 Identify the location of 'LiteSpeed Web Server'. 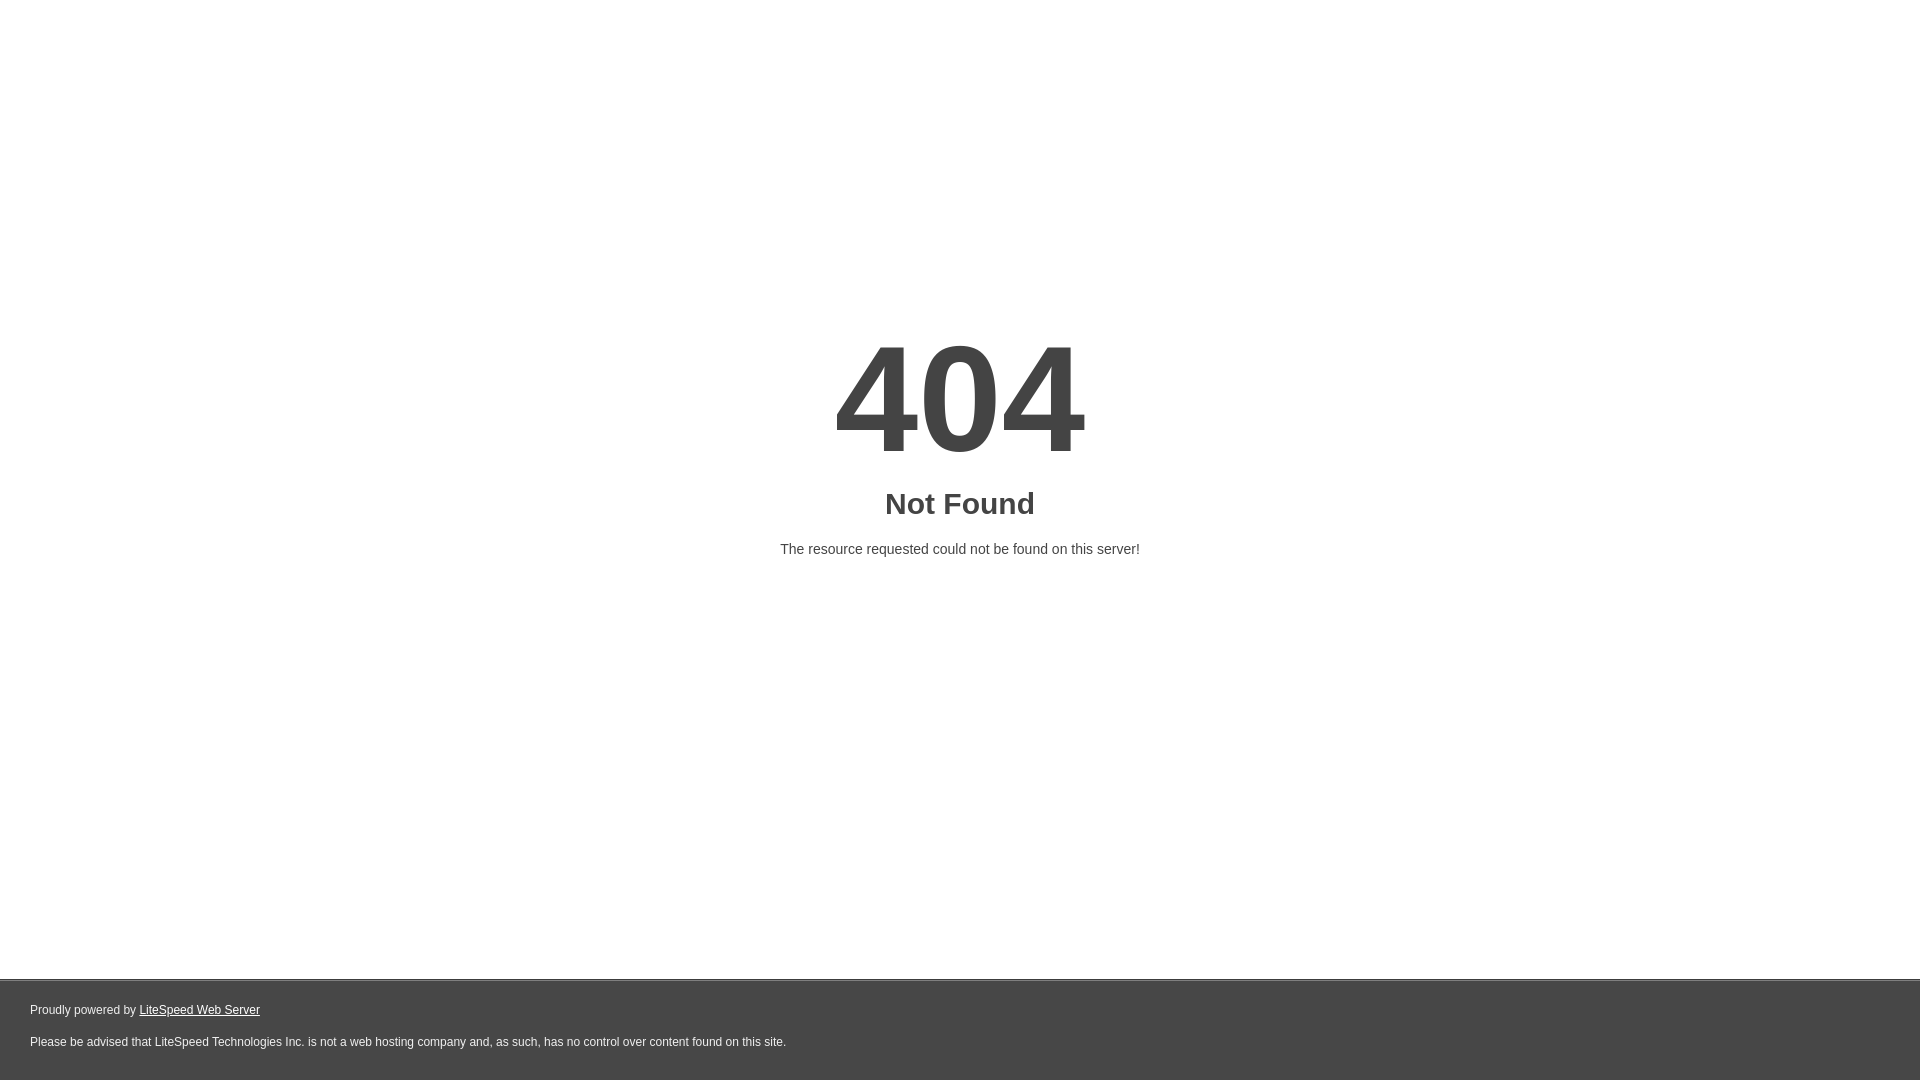
(199, 1010).